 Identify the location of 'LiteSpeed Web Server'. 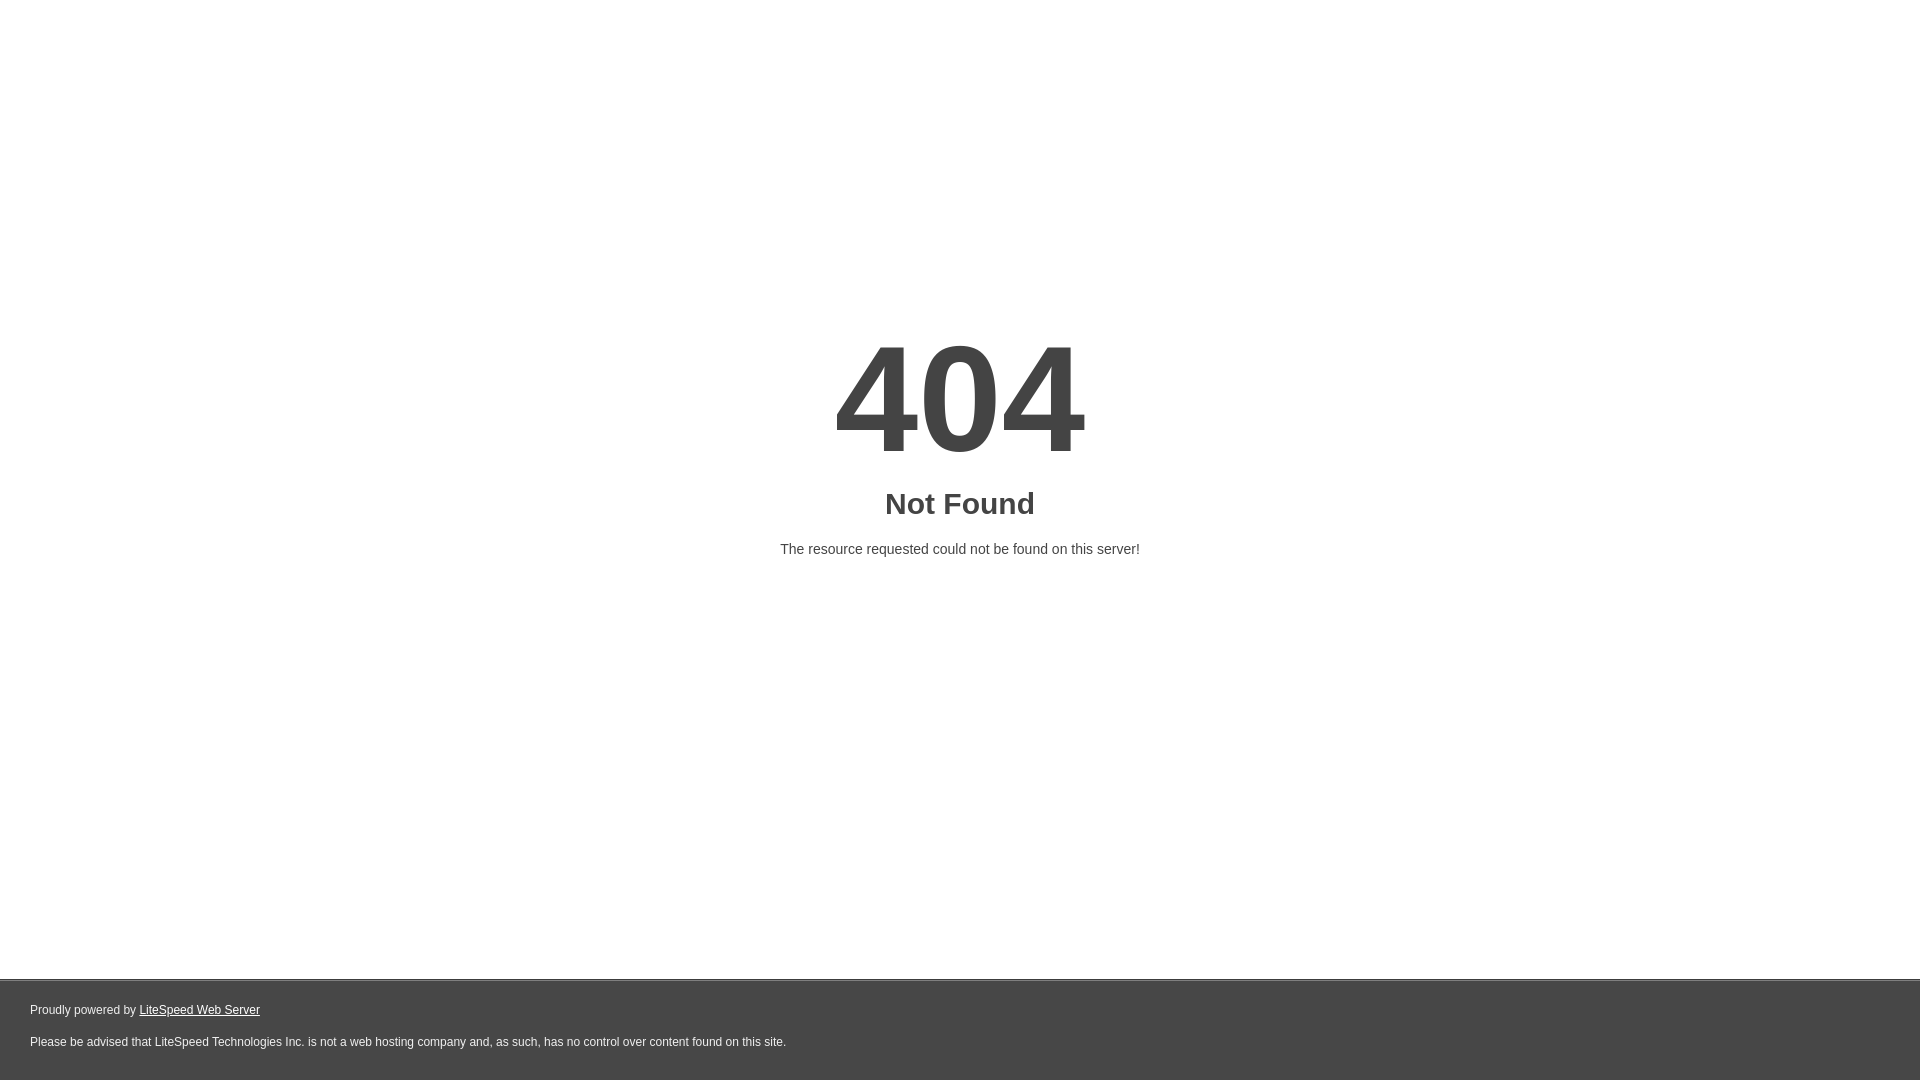
(199, 1010).